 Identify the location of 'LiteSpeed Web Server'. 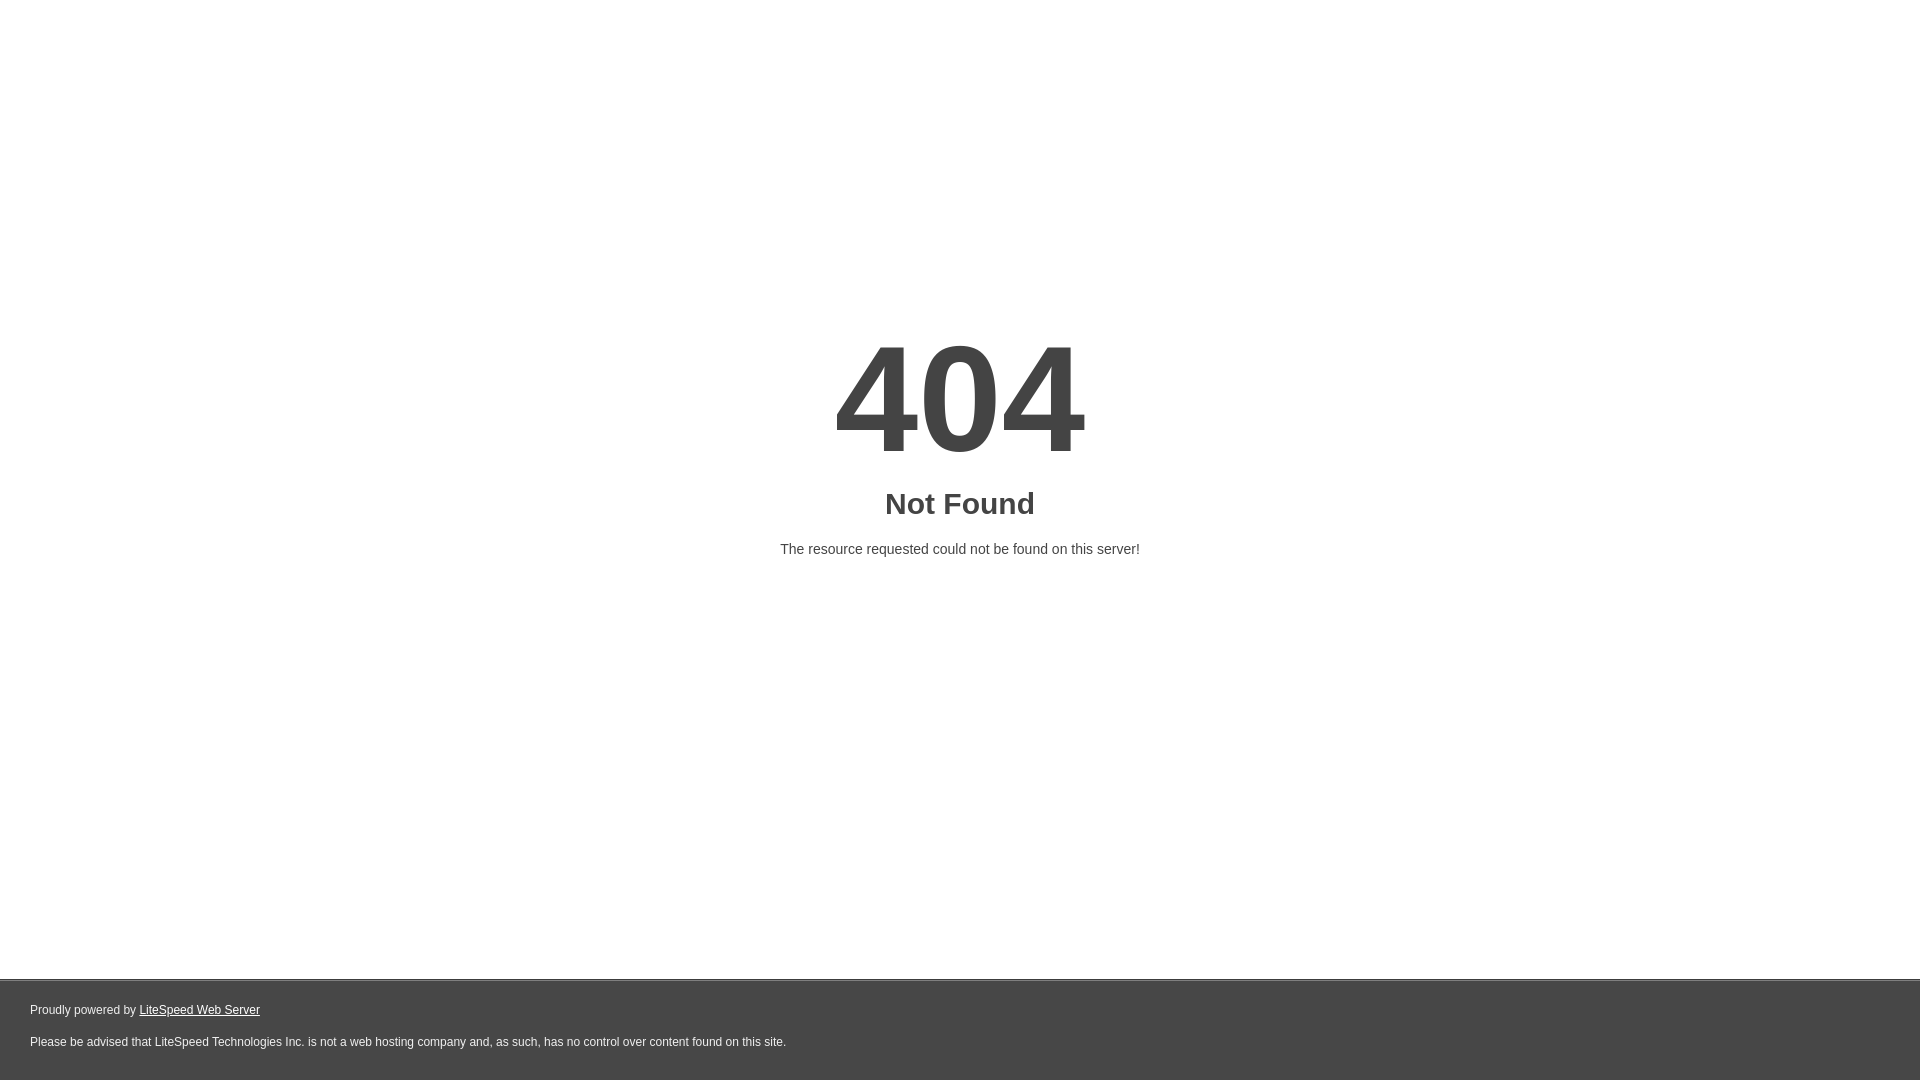
(199, 1010).